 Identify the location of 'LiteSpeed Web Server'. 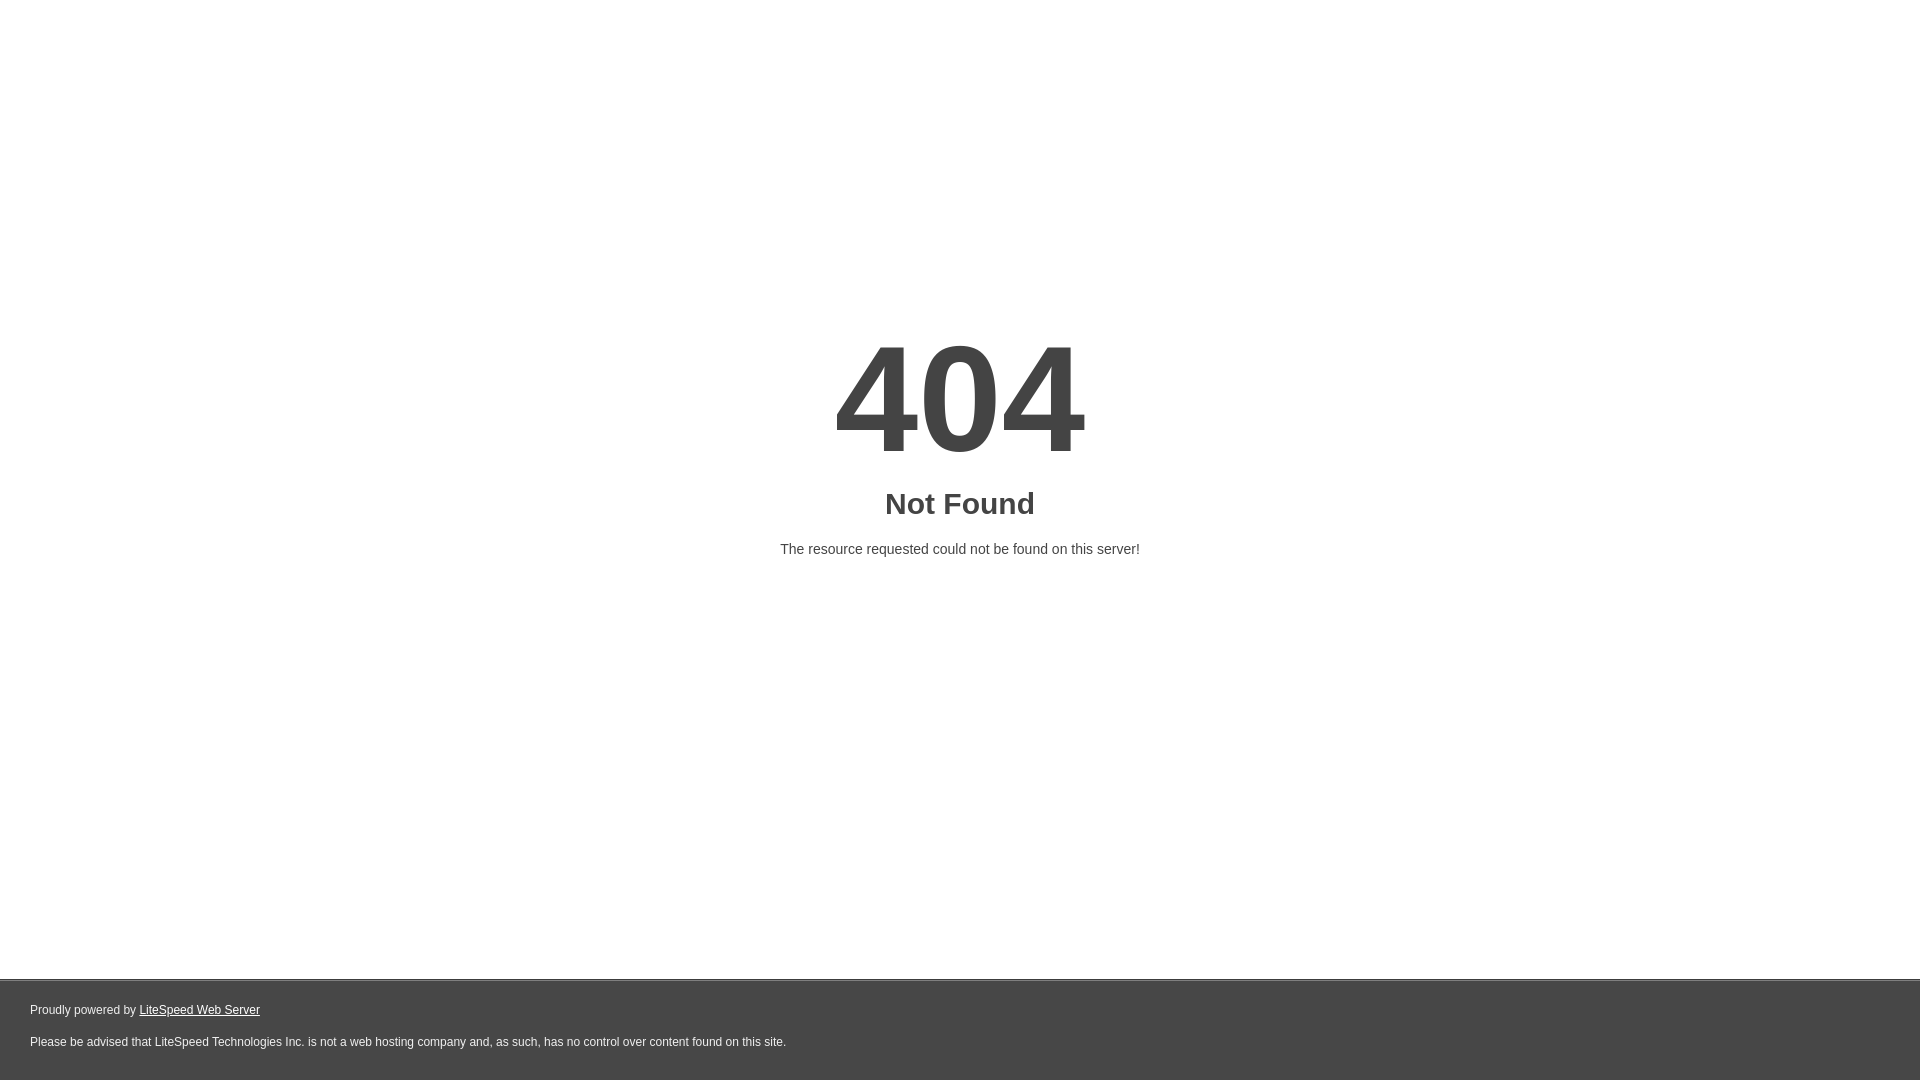
(199, 1010).